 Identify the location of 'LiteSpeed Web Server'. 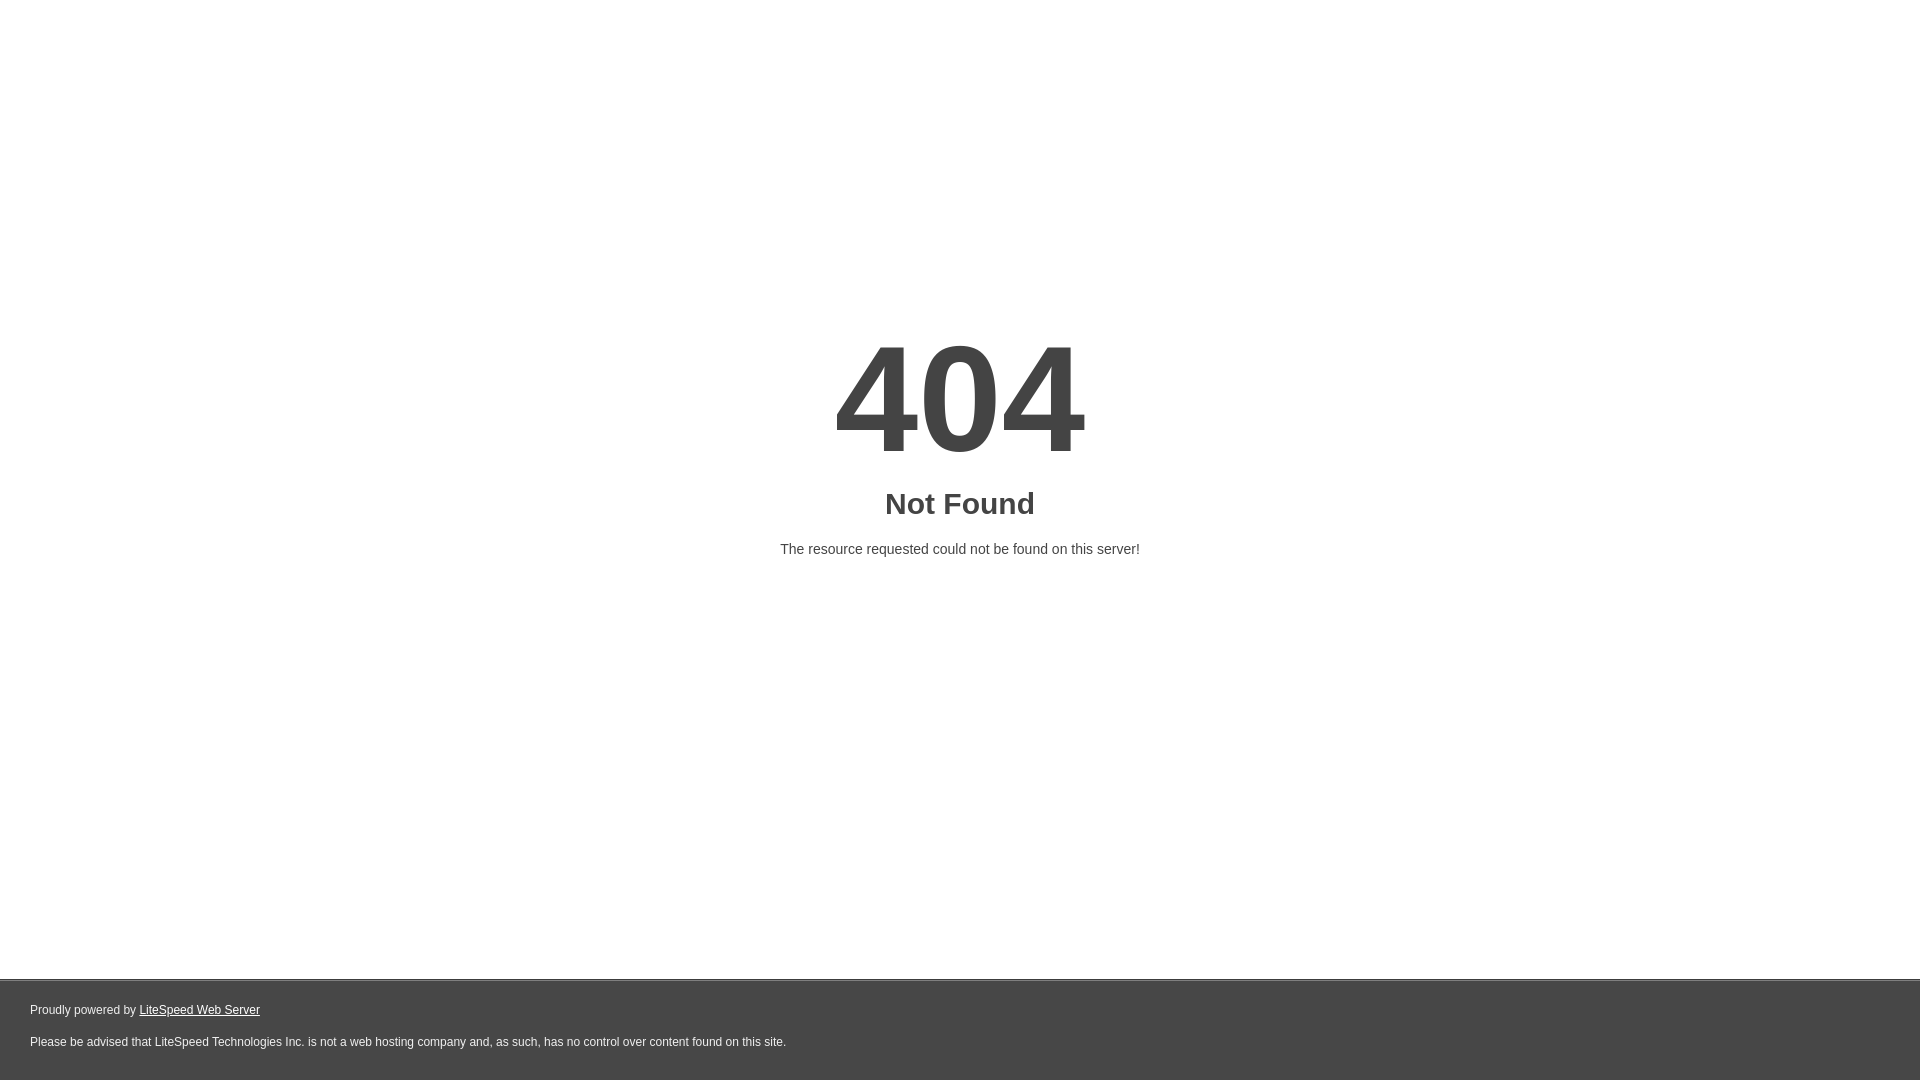
(199, 1010).